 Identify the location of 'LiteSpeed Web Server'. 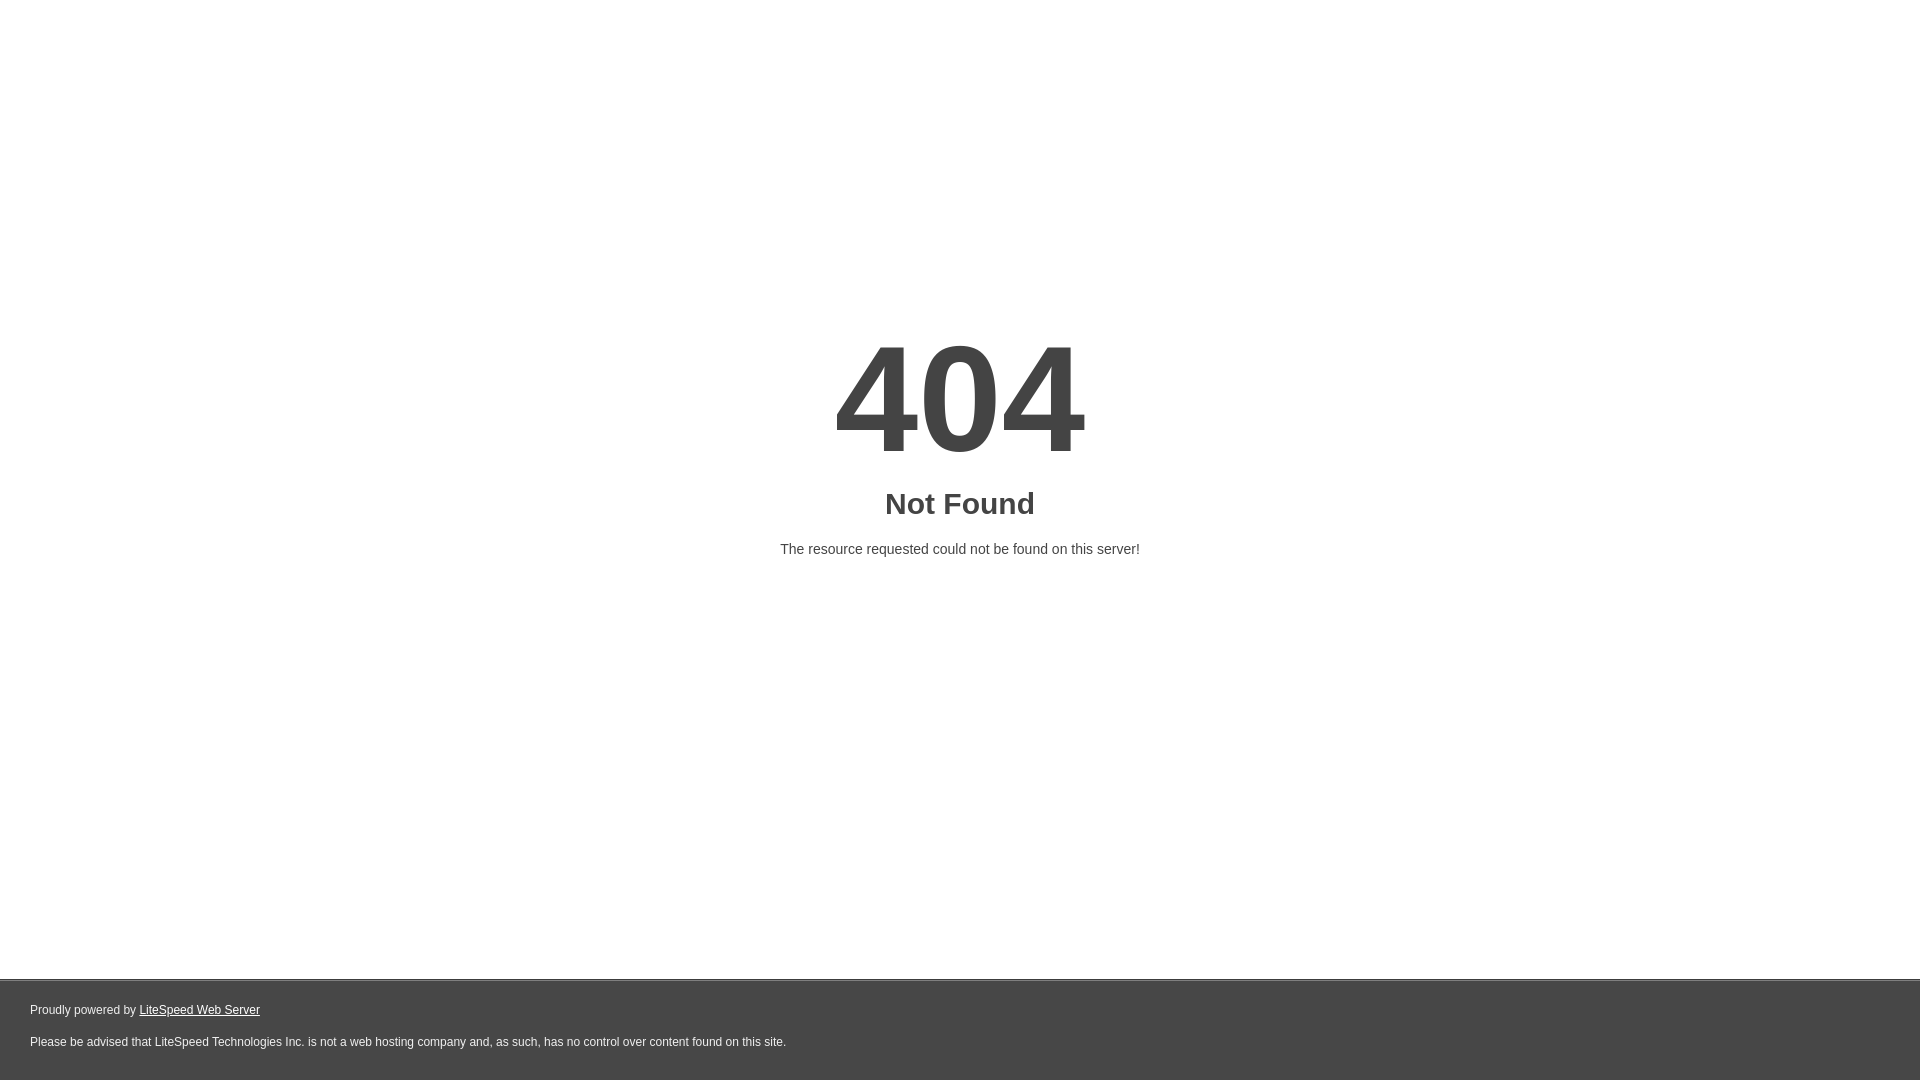
(199, 1010).